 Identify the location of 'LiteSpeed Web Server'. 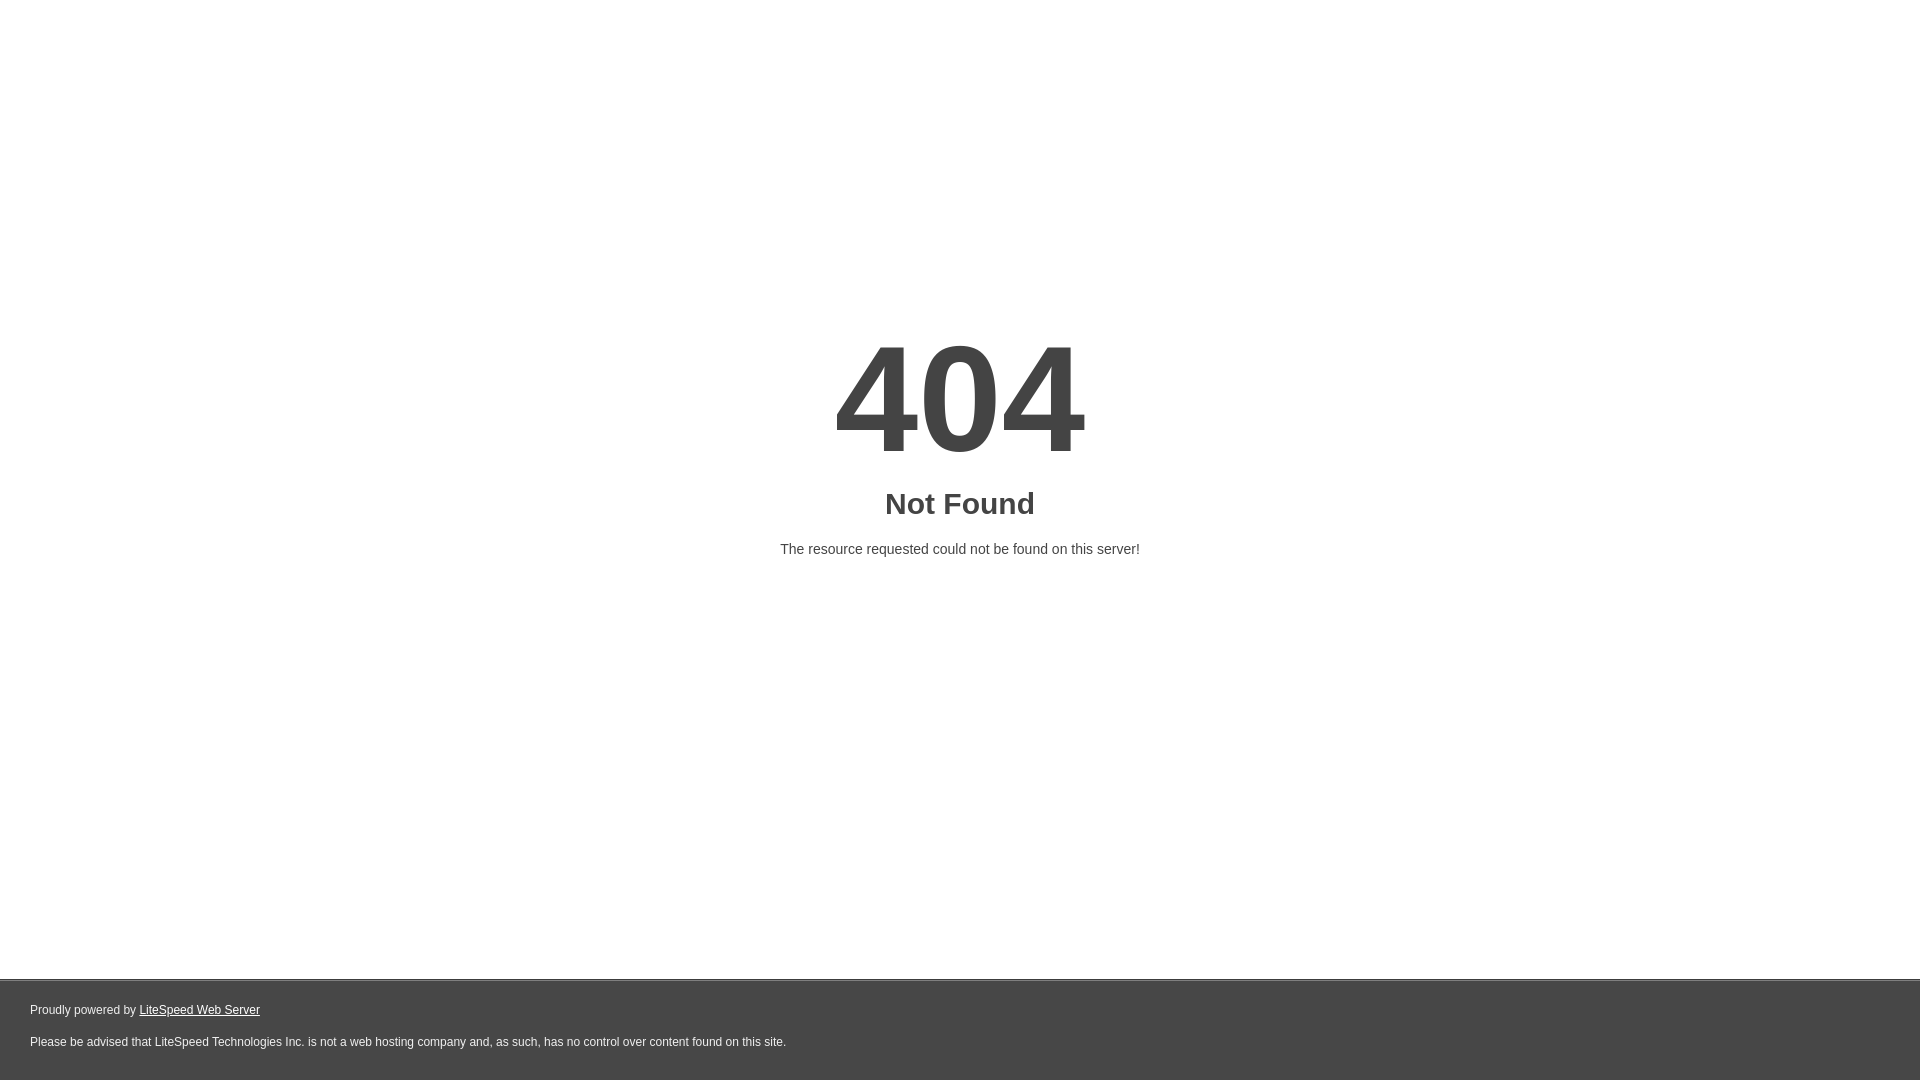
(199, 1010).